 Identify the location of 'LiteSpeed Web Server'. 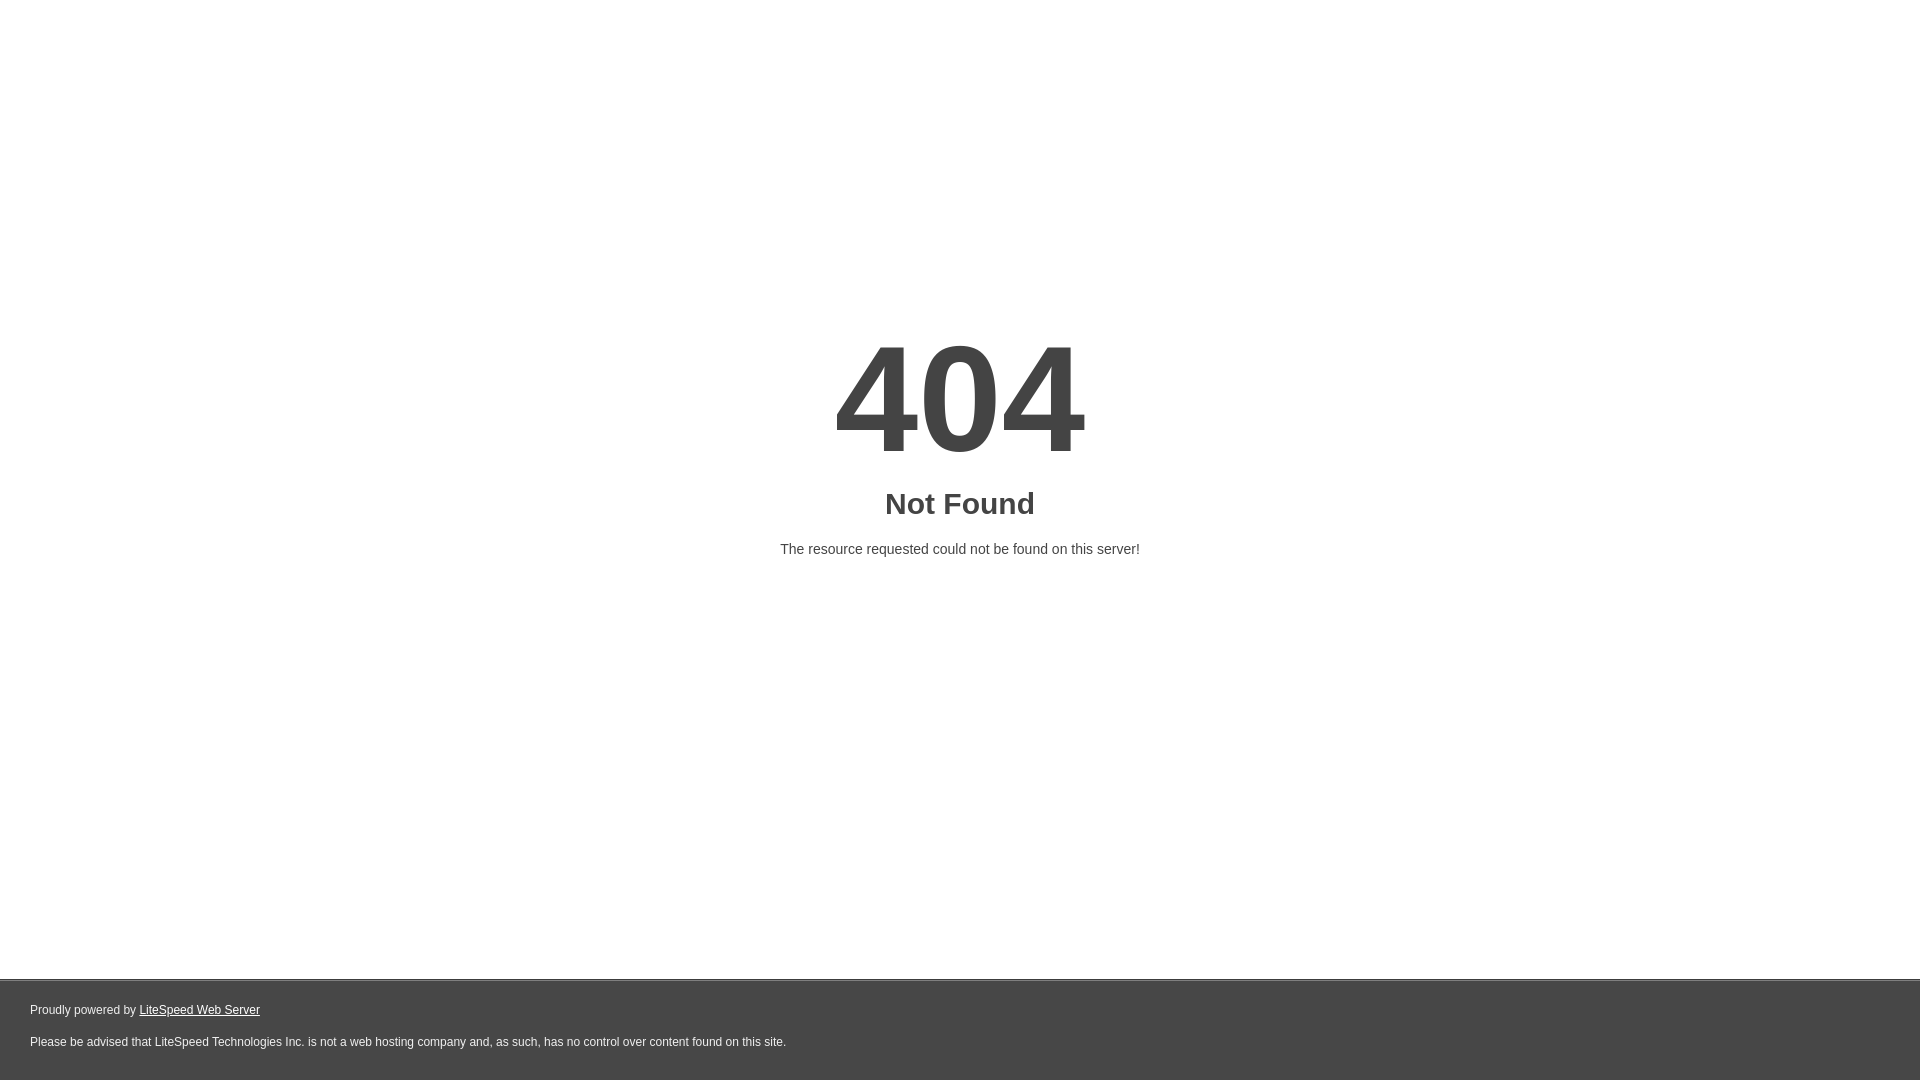
(199, 1010).